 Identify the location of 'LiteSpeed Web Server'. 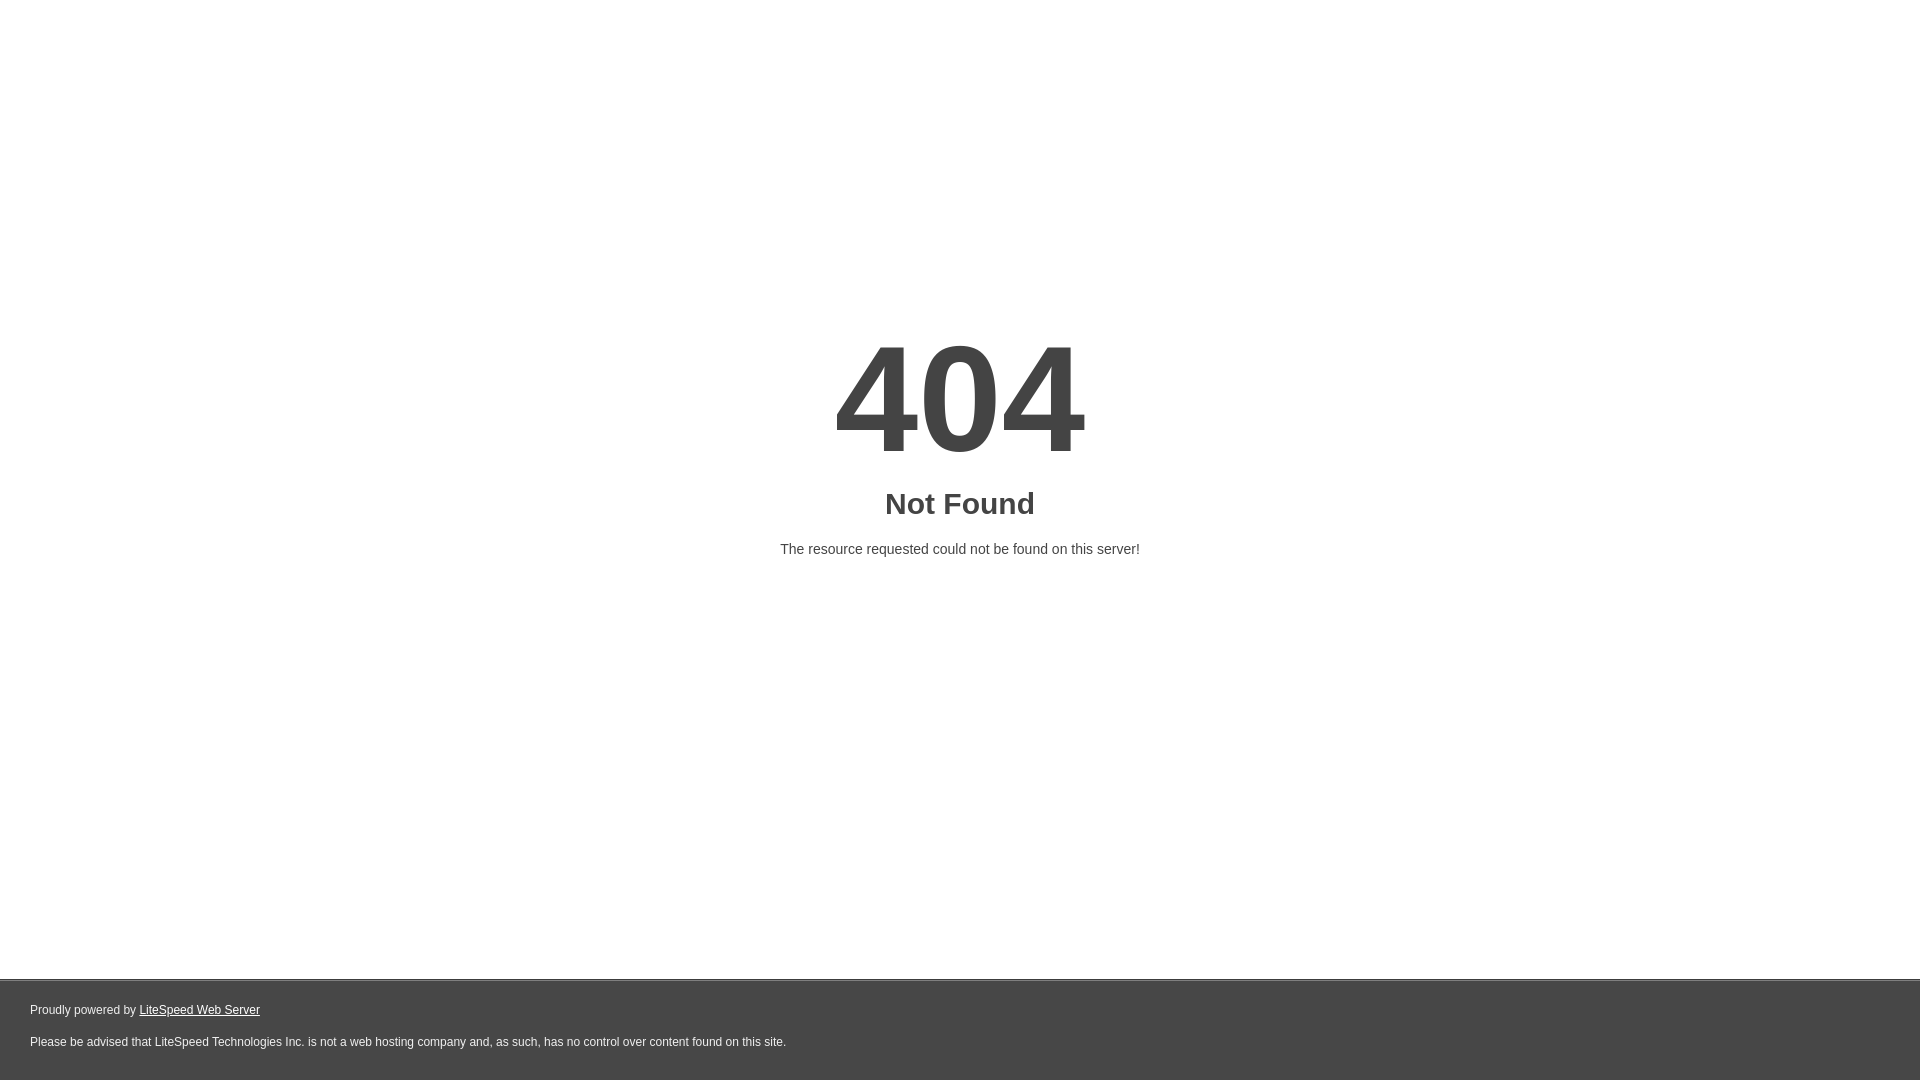
(199, 1010).